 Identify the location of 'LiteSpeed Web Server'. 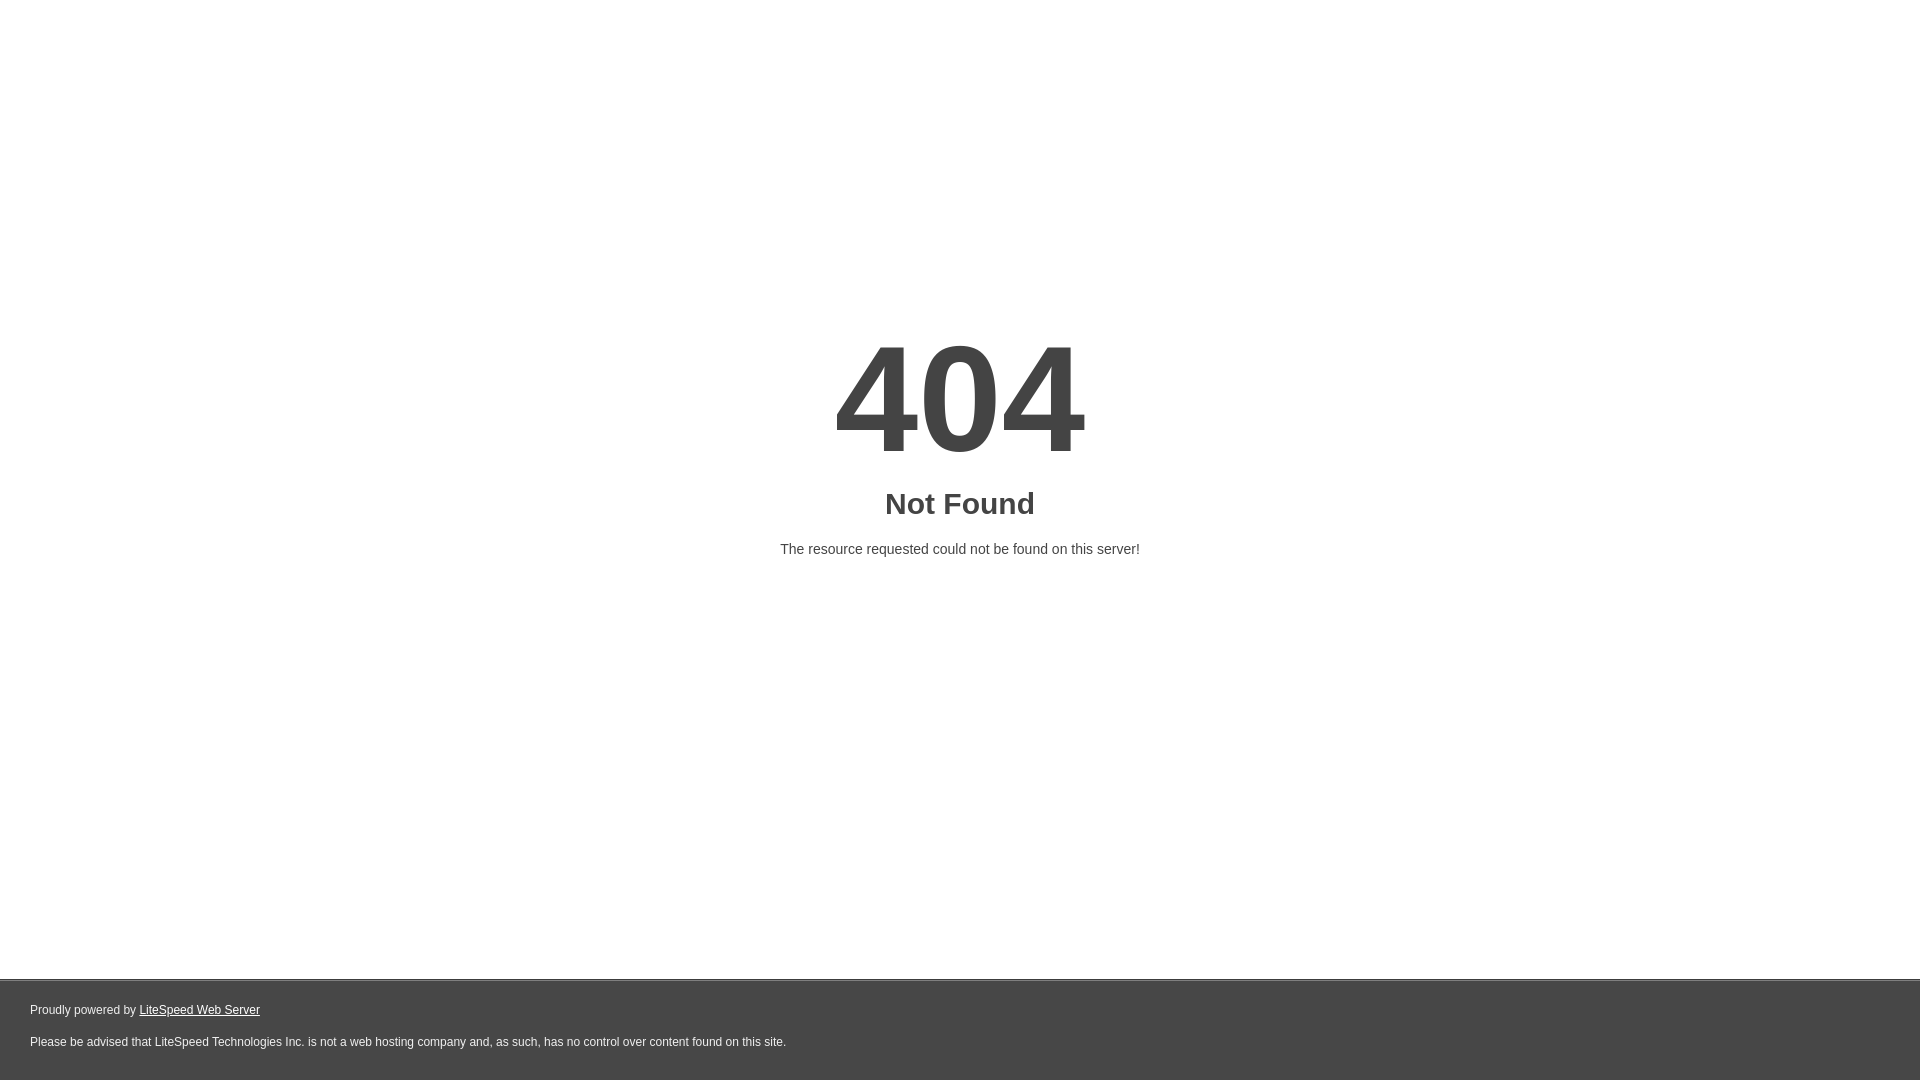
(199, 1010).